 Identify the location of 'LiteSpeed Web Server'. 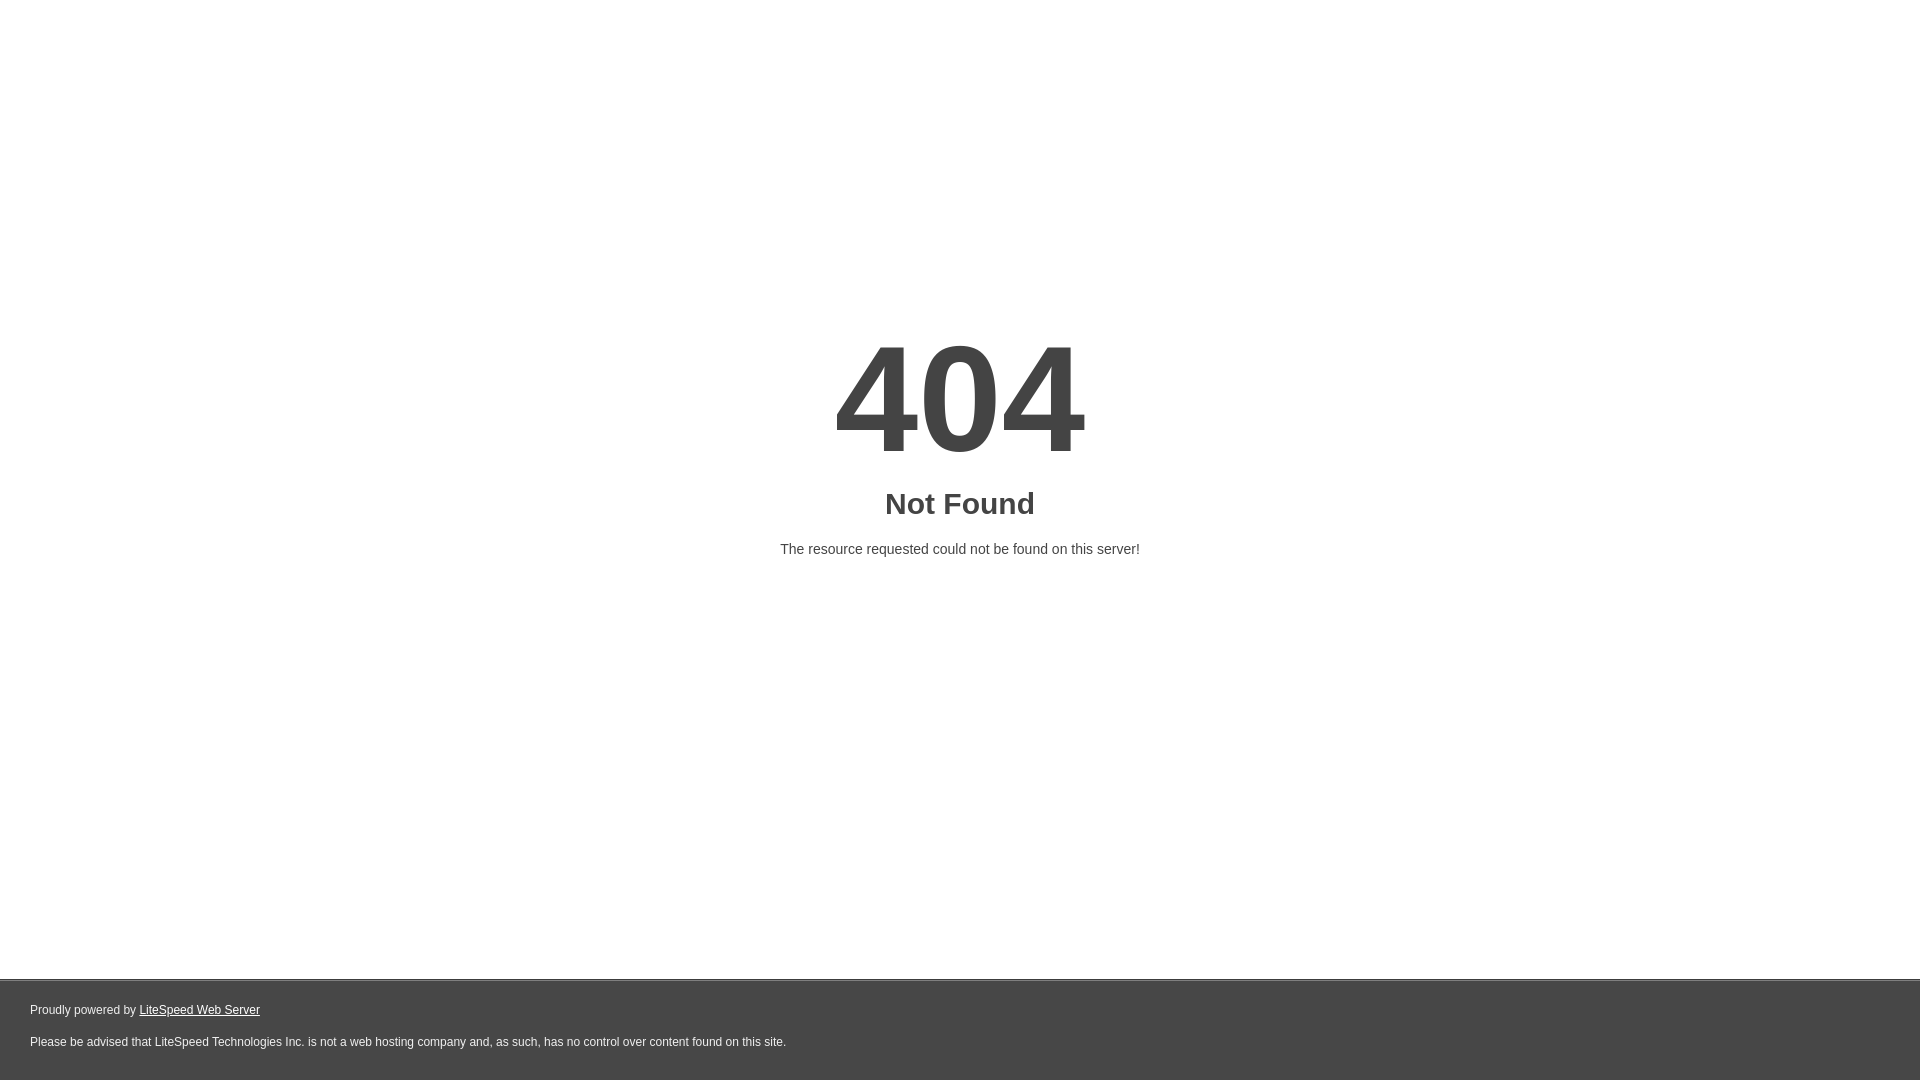
(199, 1010).